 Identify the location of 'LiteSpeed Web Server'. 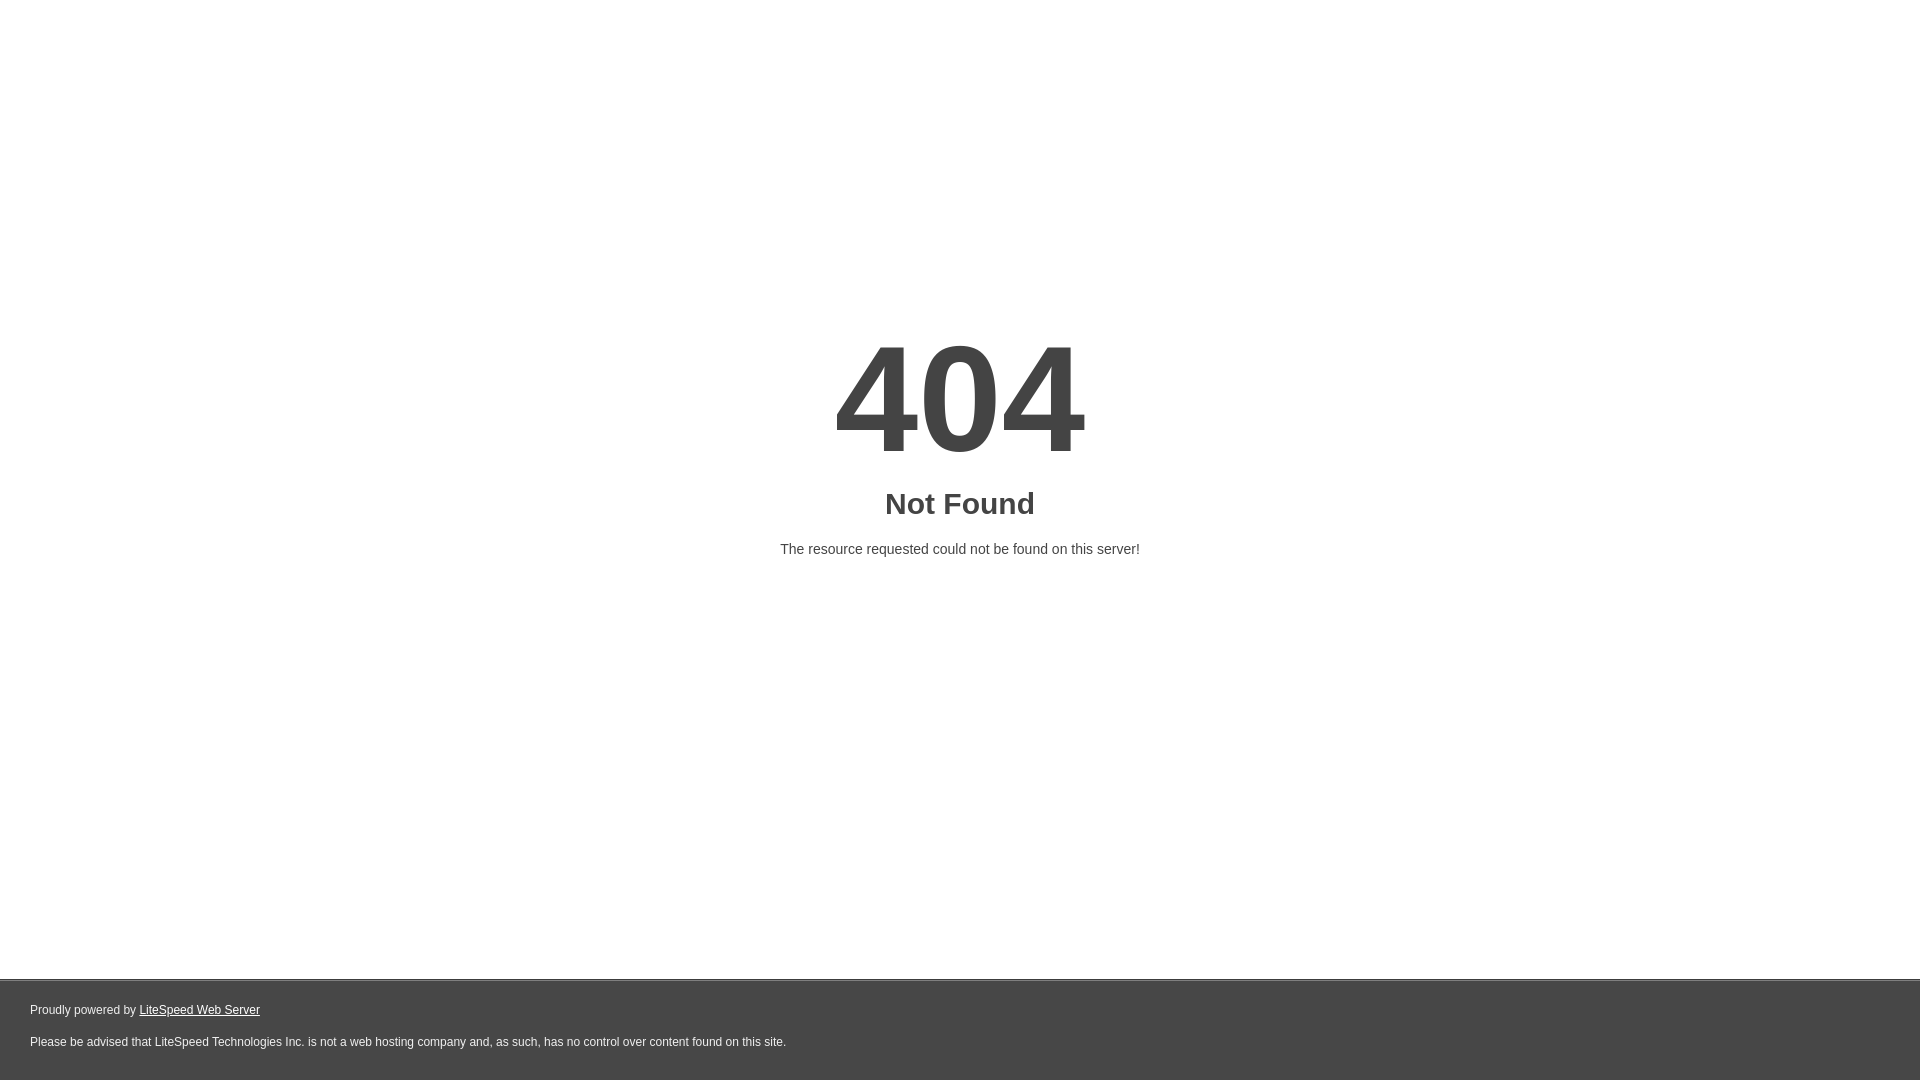
(199, 1010).